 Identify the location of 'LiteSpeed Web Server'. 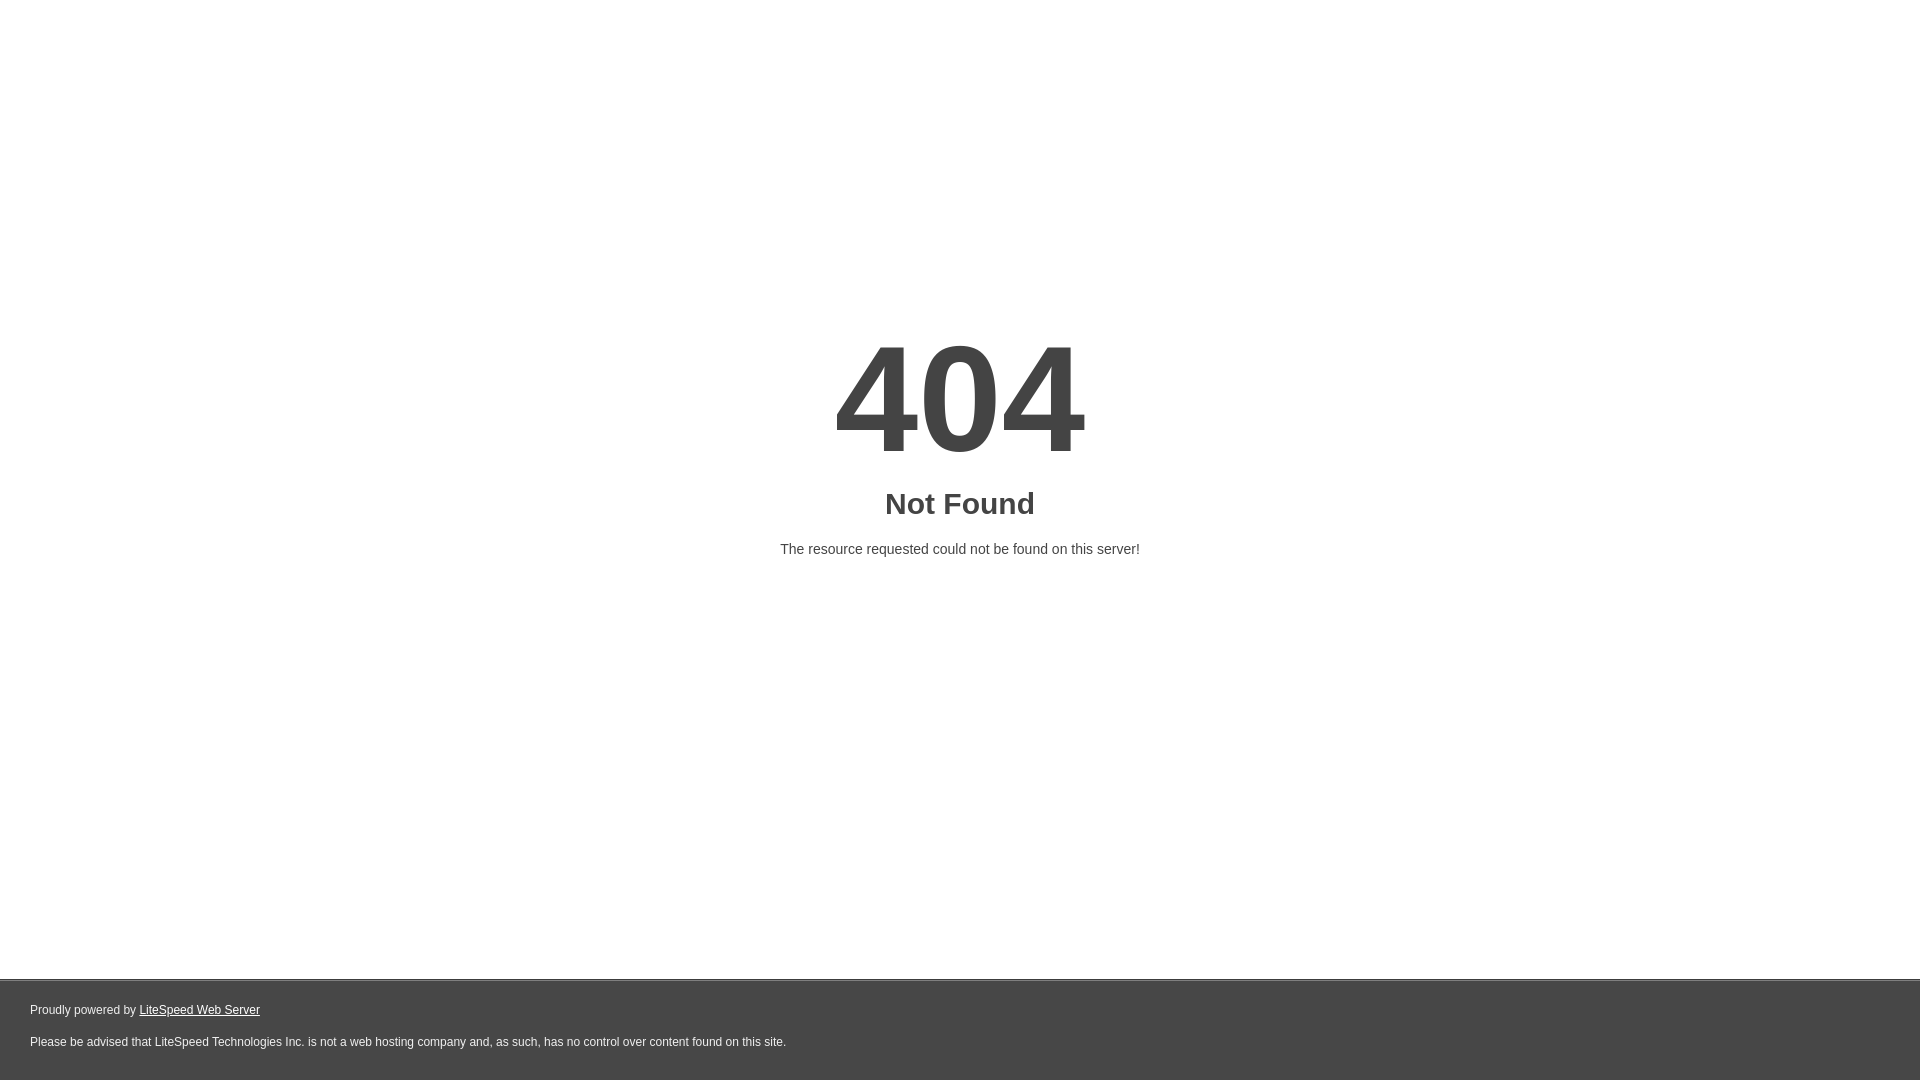
(199, 1010).